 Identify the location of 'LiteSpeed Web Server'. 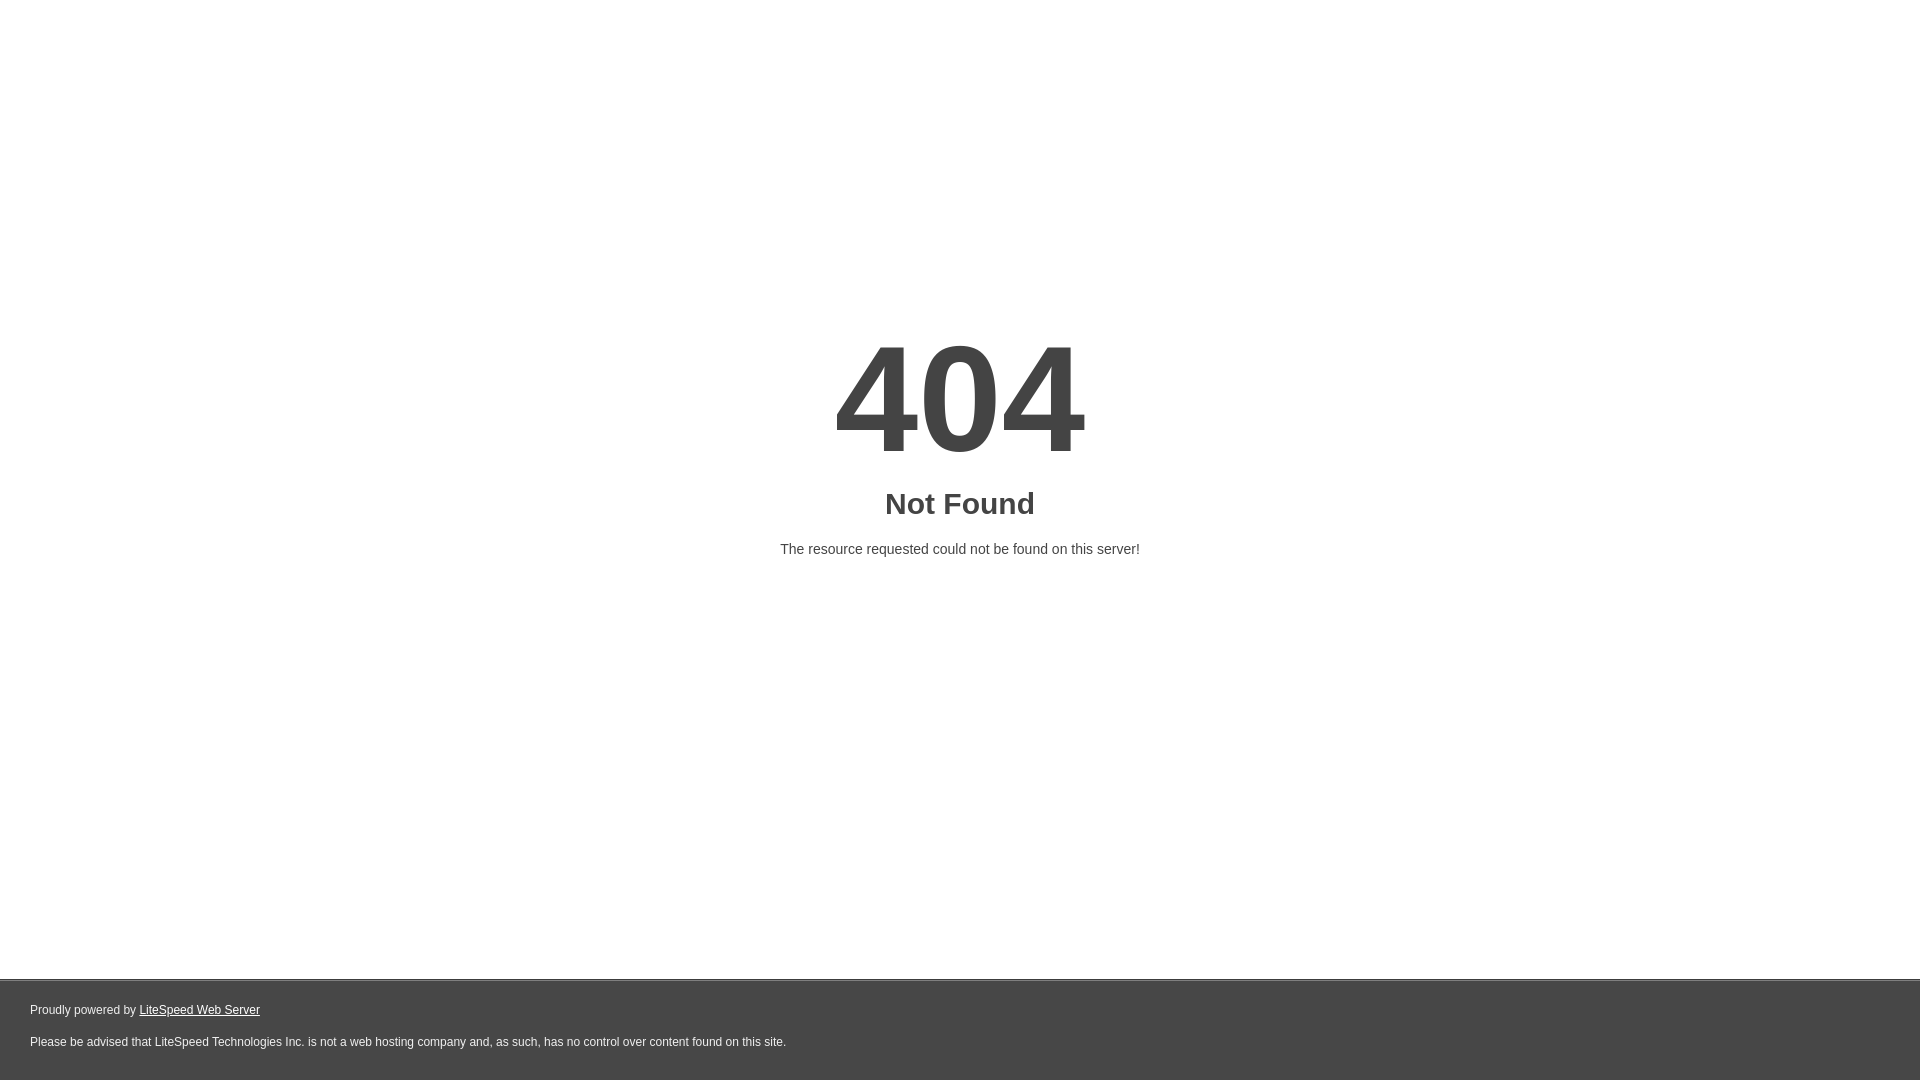
(199, 1010).